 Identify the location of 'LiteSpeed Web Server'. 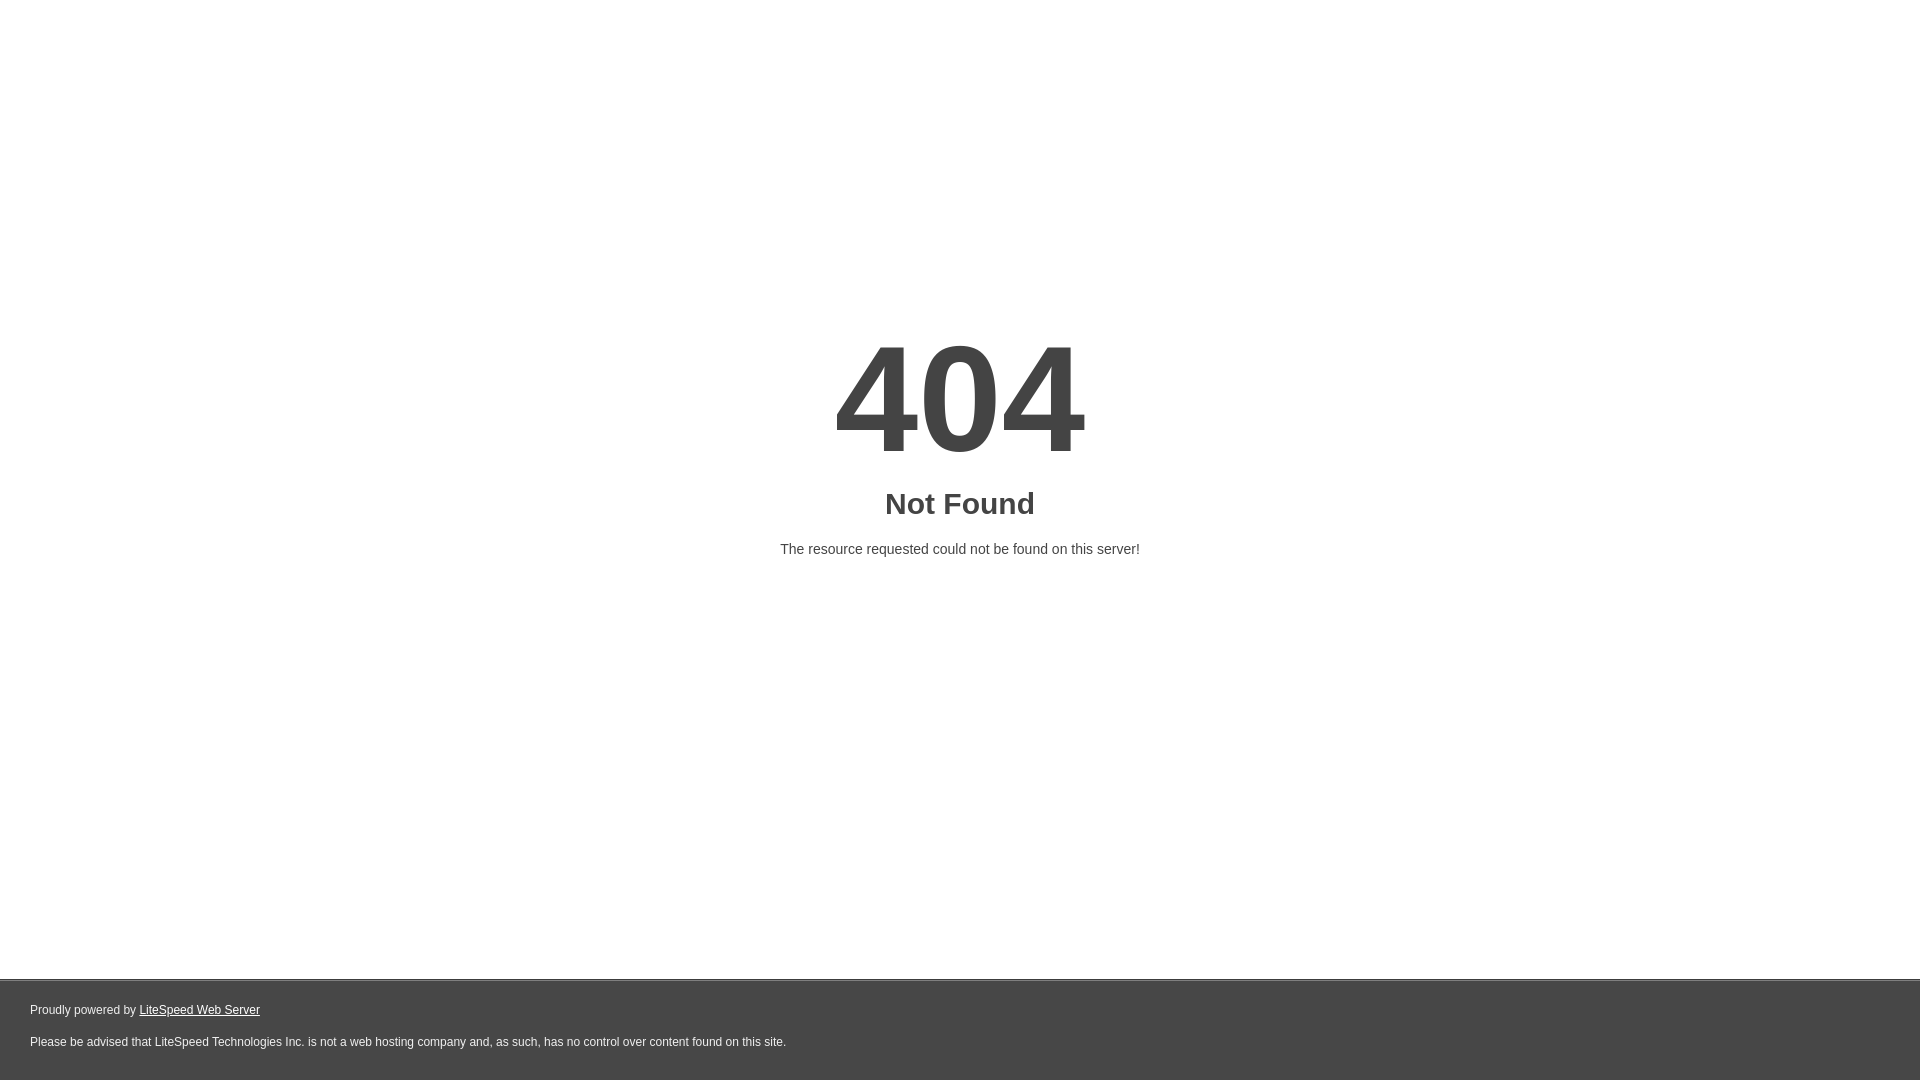
(199, 1010).